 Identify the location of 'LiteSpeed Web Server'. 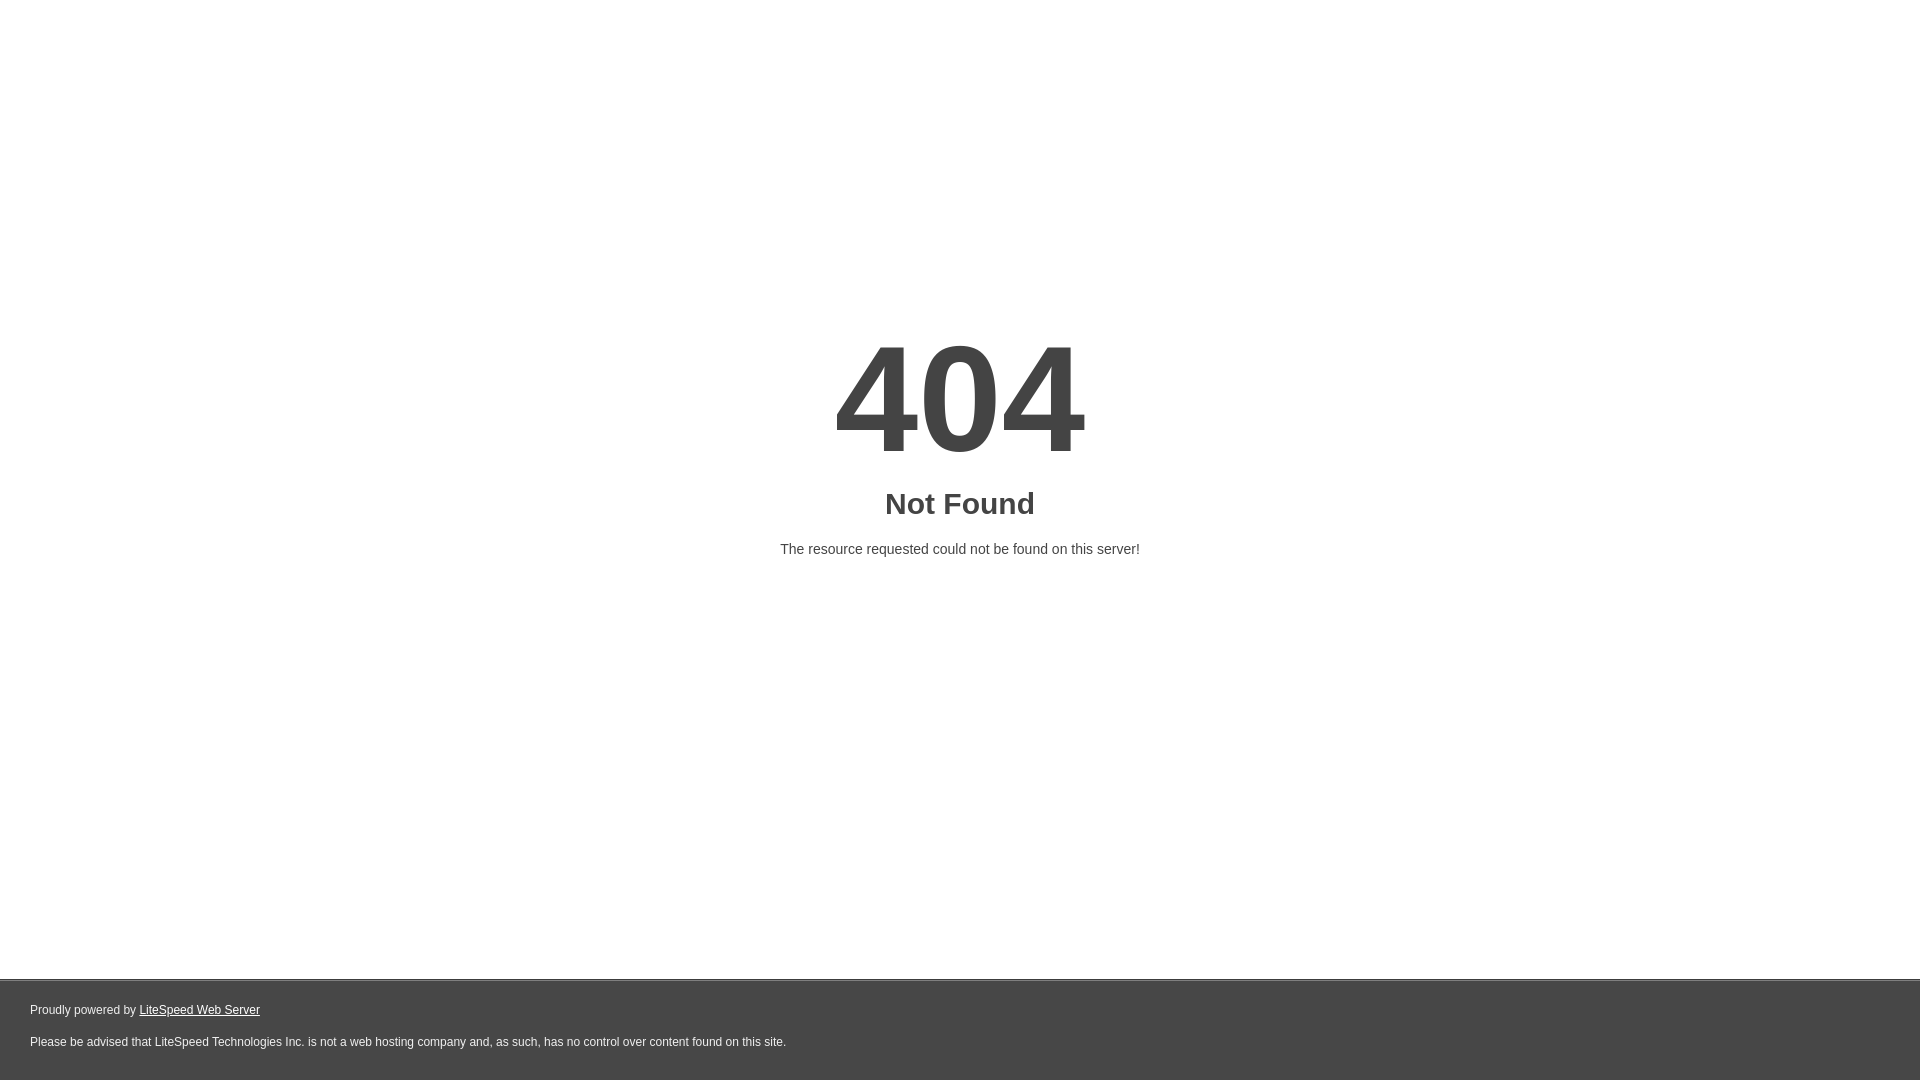
(199, 1010).